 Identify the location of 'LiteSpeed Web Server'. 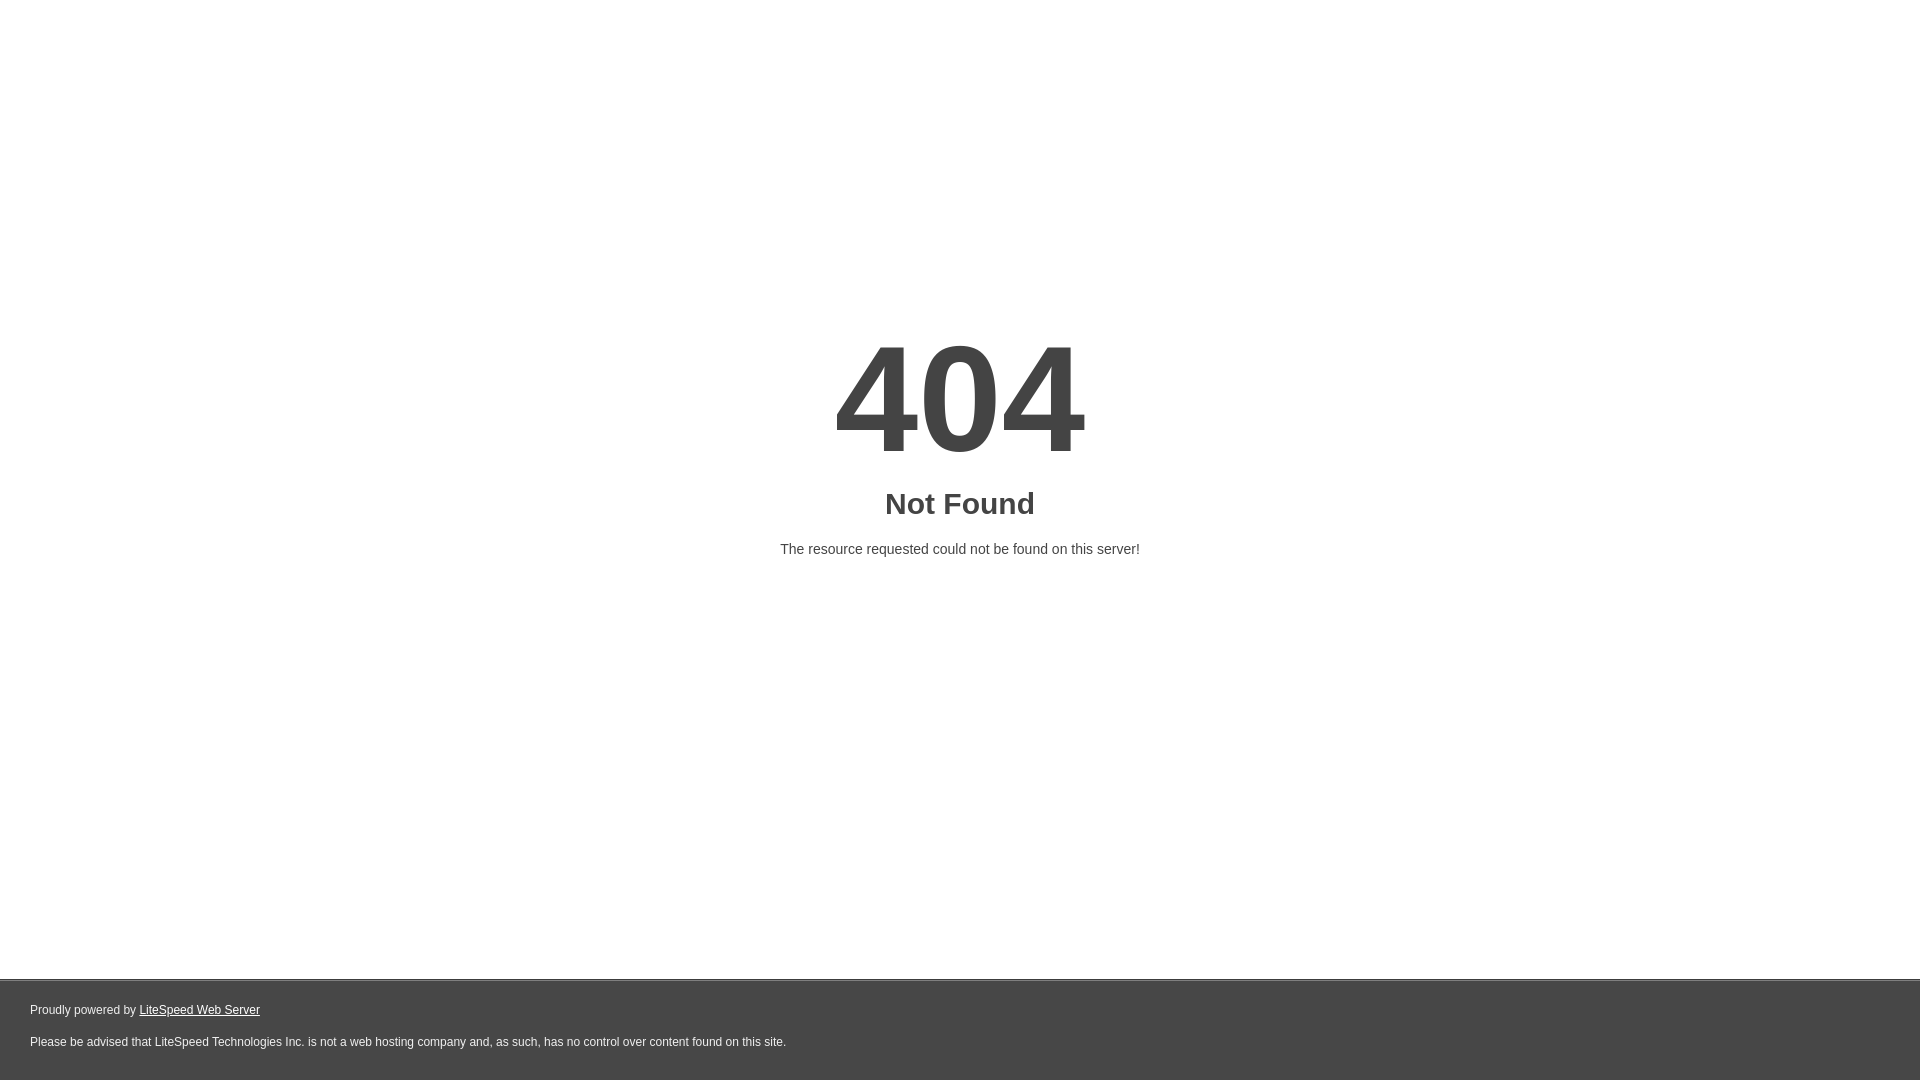
(199, 1010).